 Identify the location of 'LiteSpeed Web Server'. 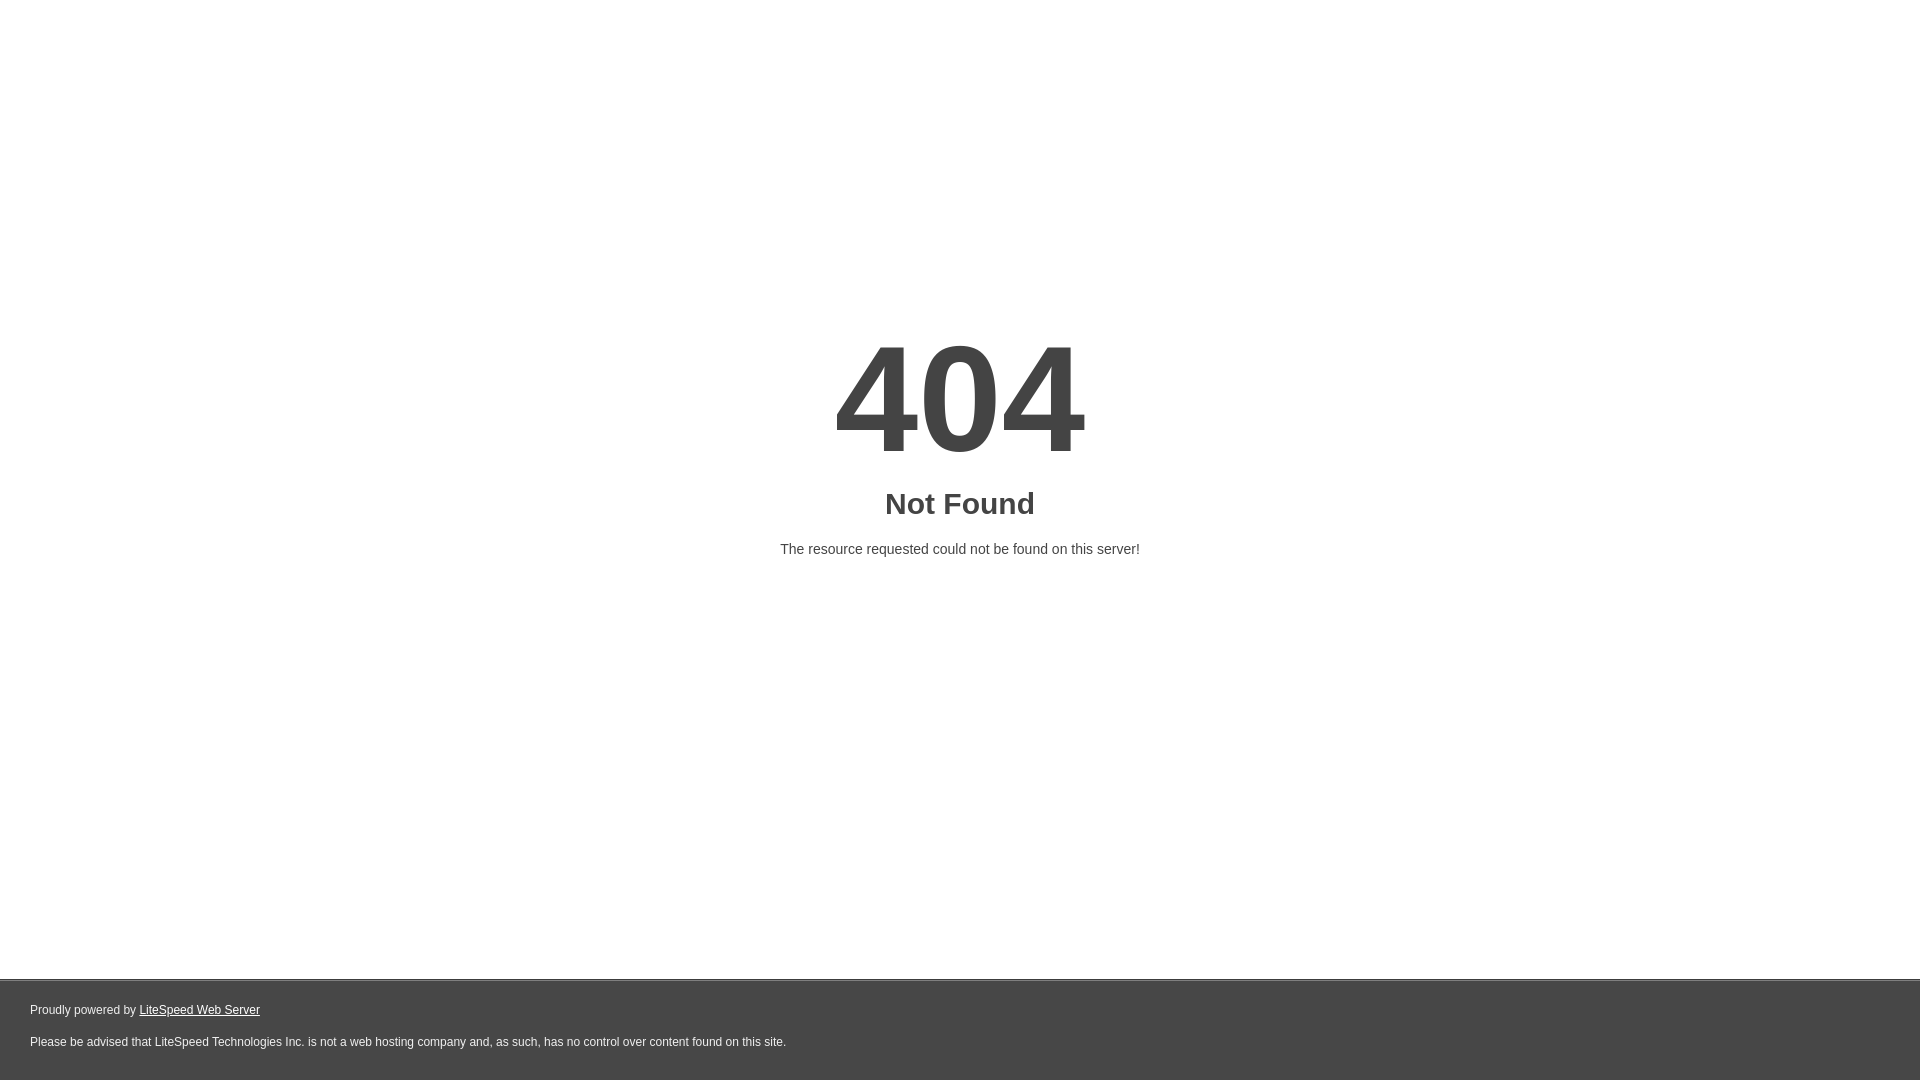
(199, 1010).